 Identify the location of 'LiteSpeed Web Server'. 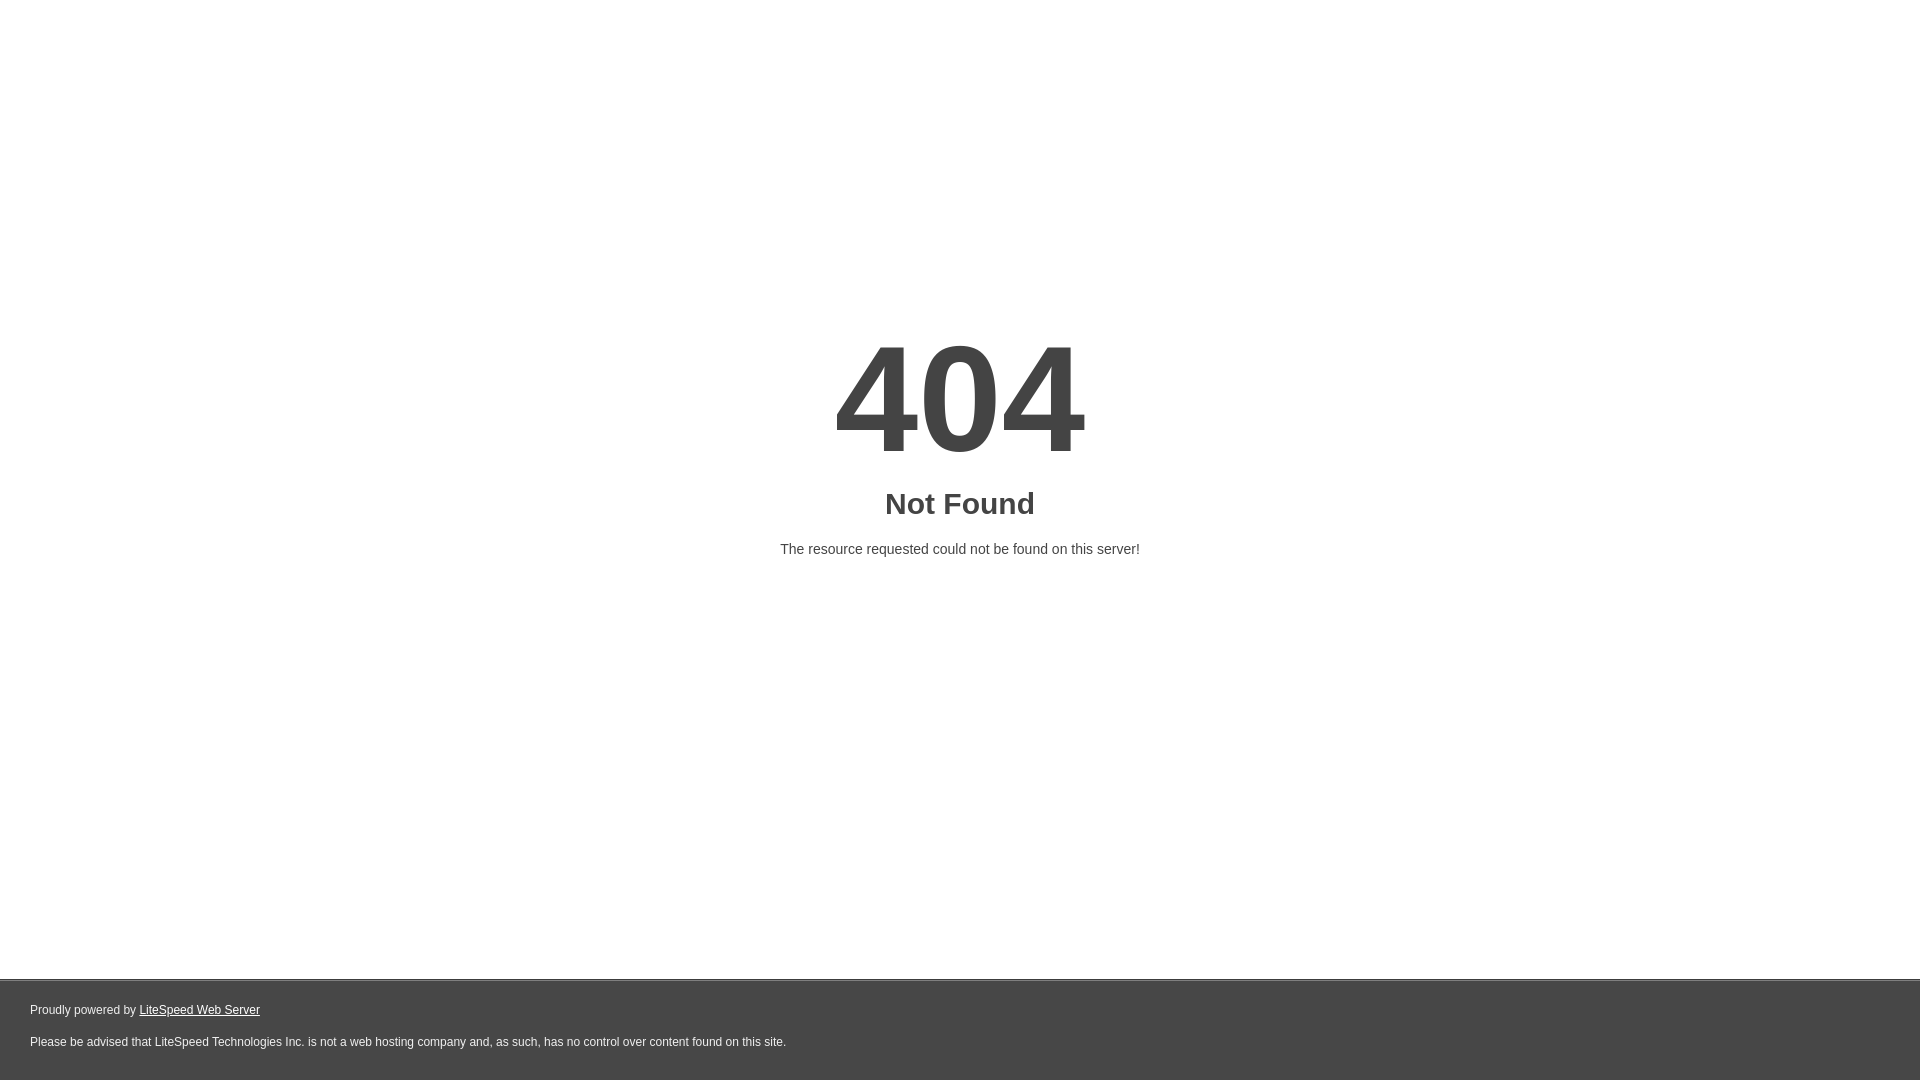
(199, 1010).